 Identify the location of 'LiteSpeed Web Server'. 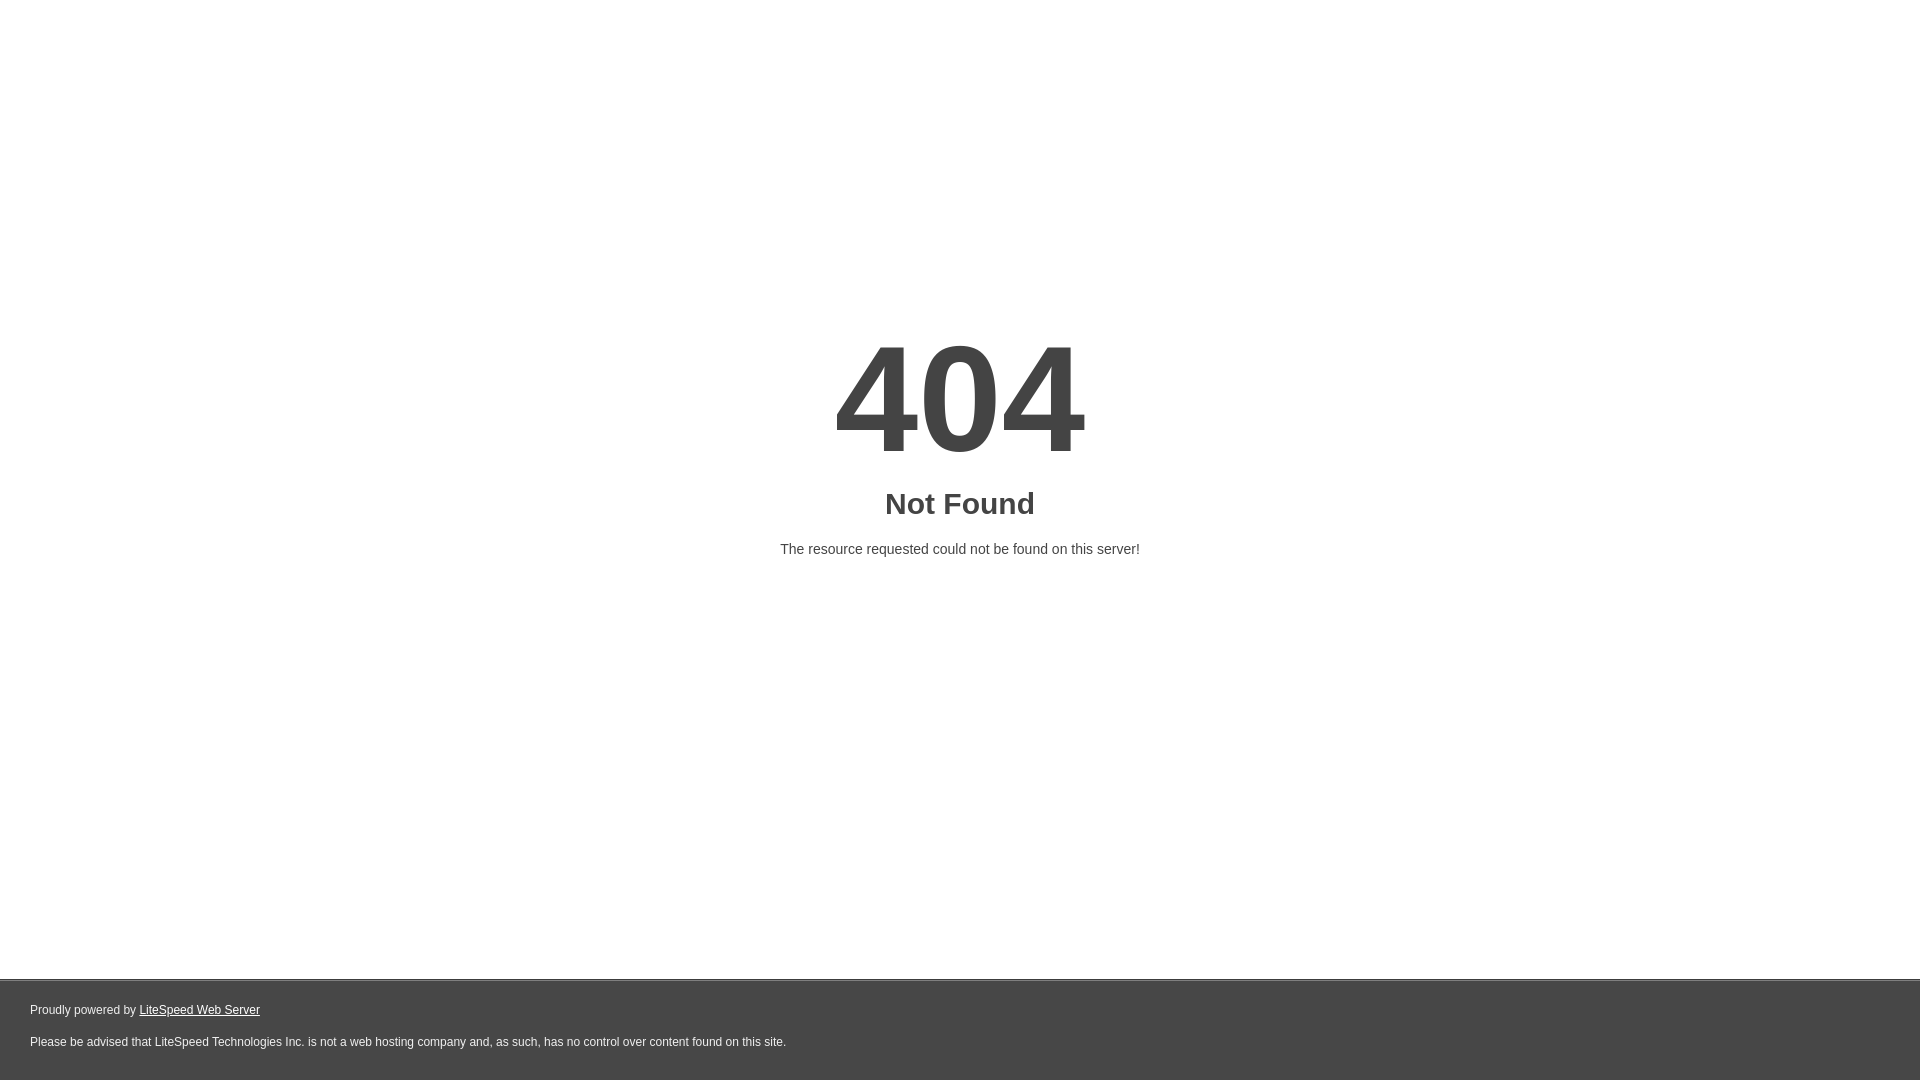
(199, 1010).